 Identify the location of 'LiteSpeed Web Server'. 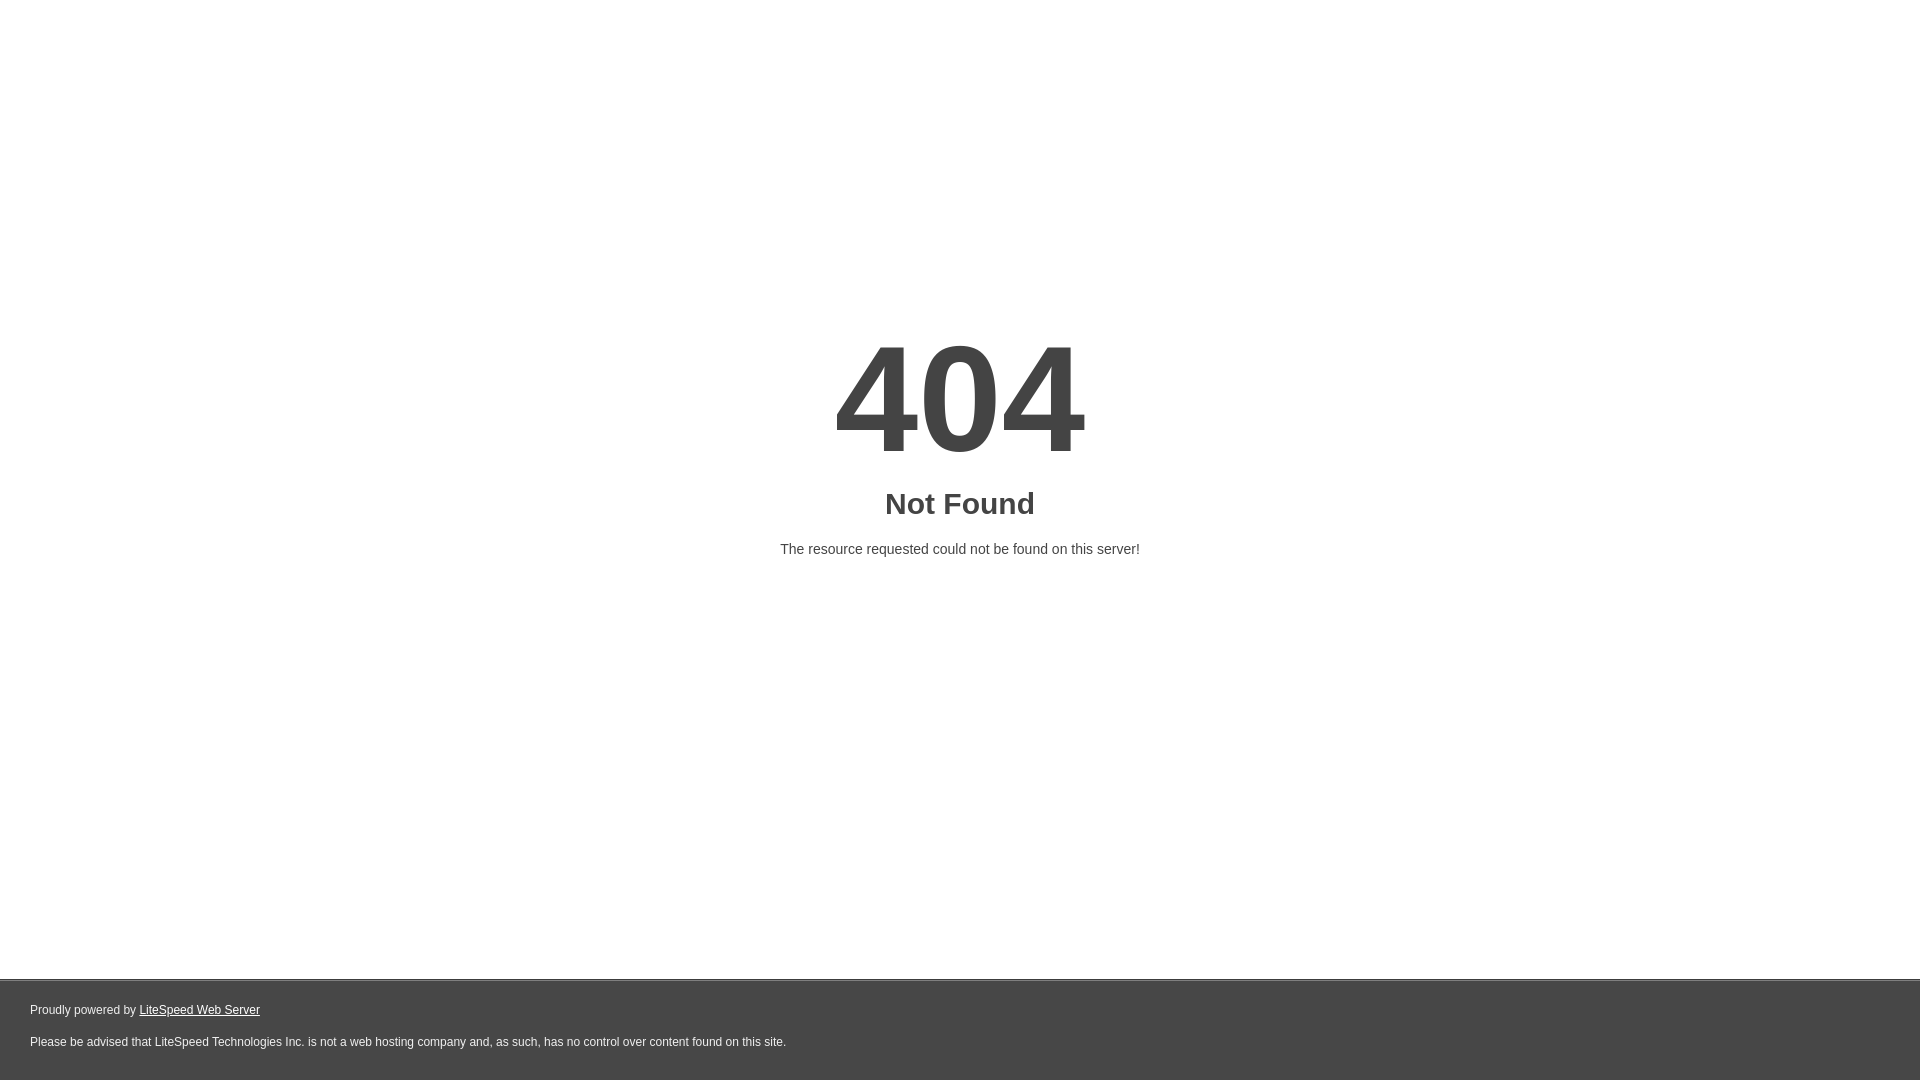
(199, 1010).